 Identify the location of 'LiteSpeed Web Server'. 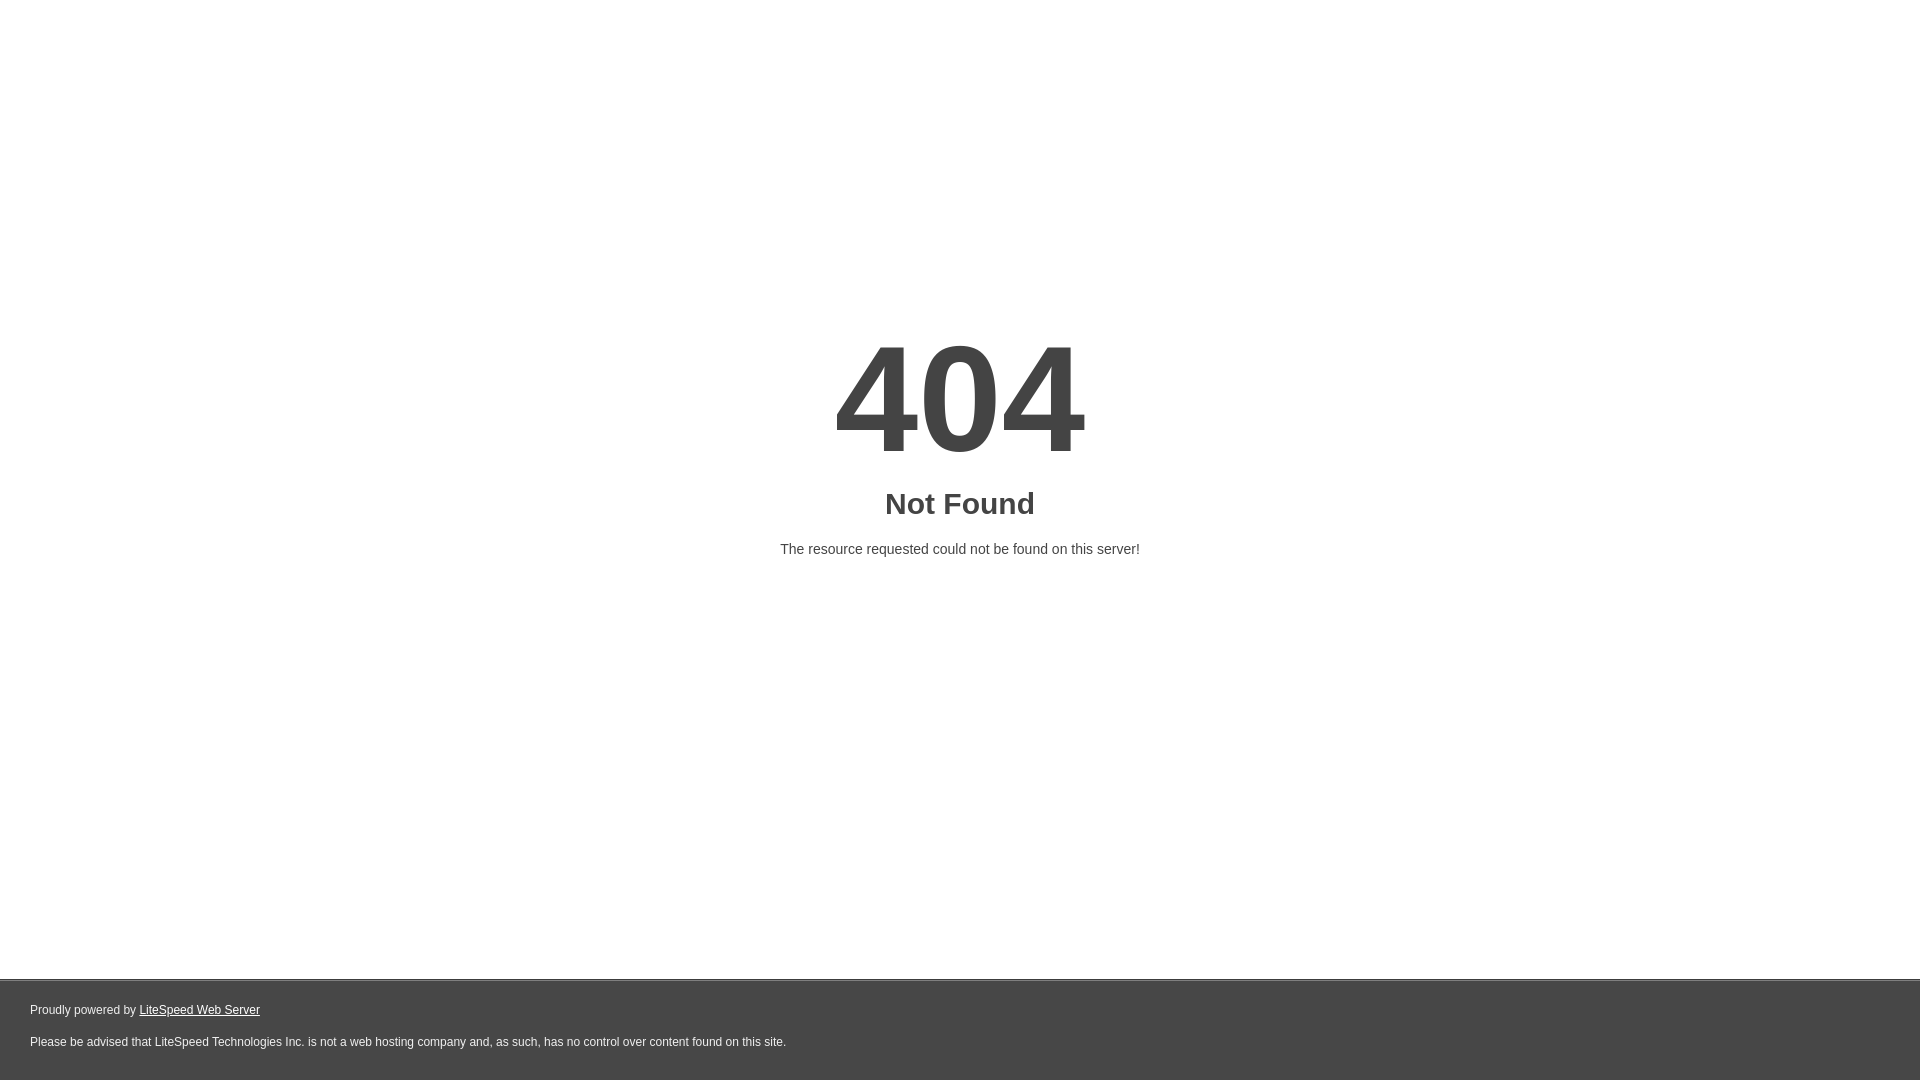
(199, 1010).